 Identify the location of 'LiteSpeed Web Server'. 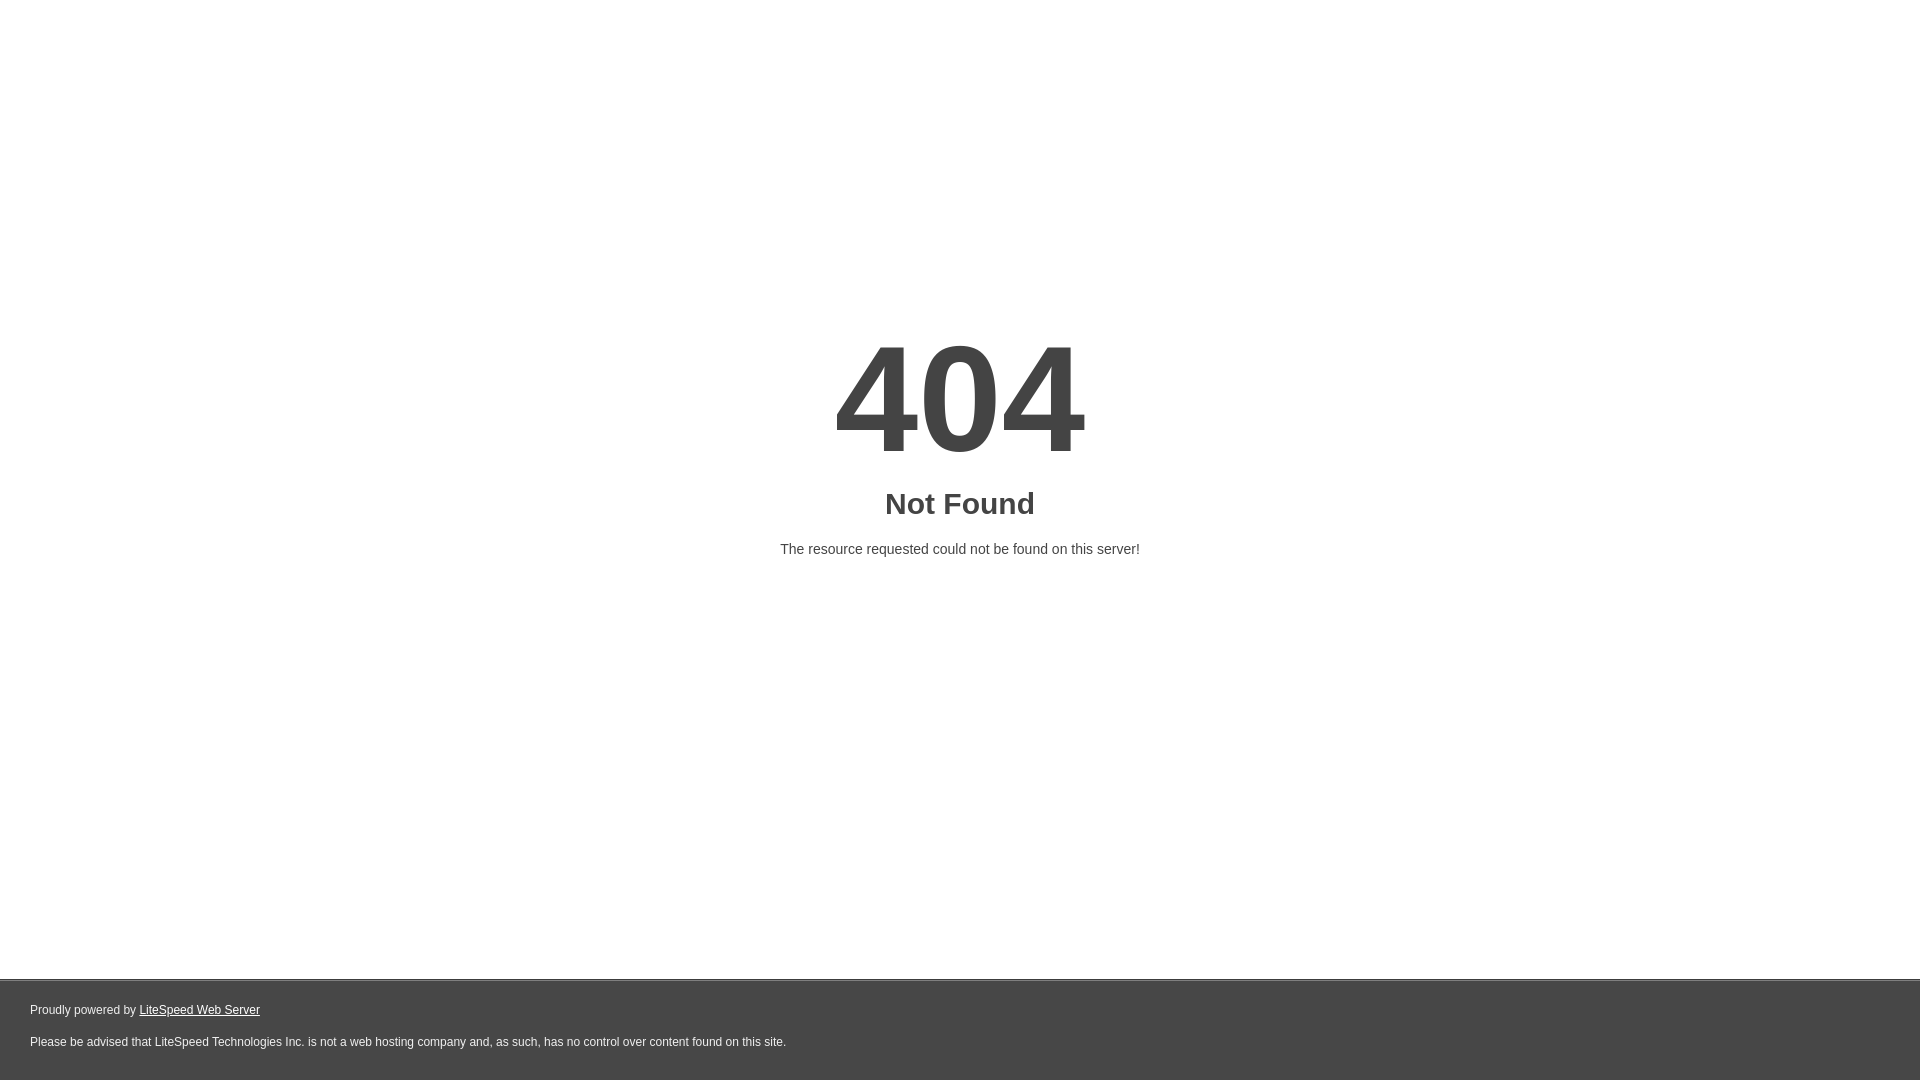
(199, 1010).